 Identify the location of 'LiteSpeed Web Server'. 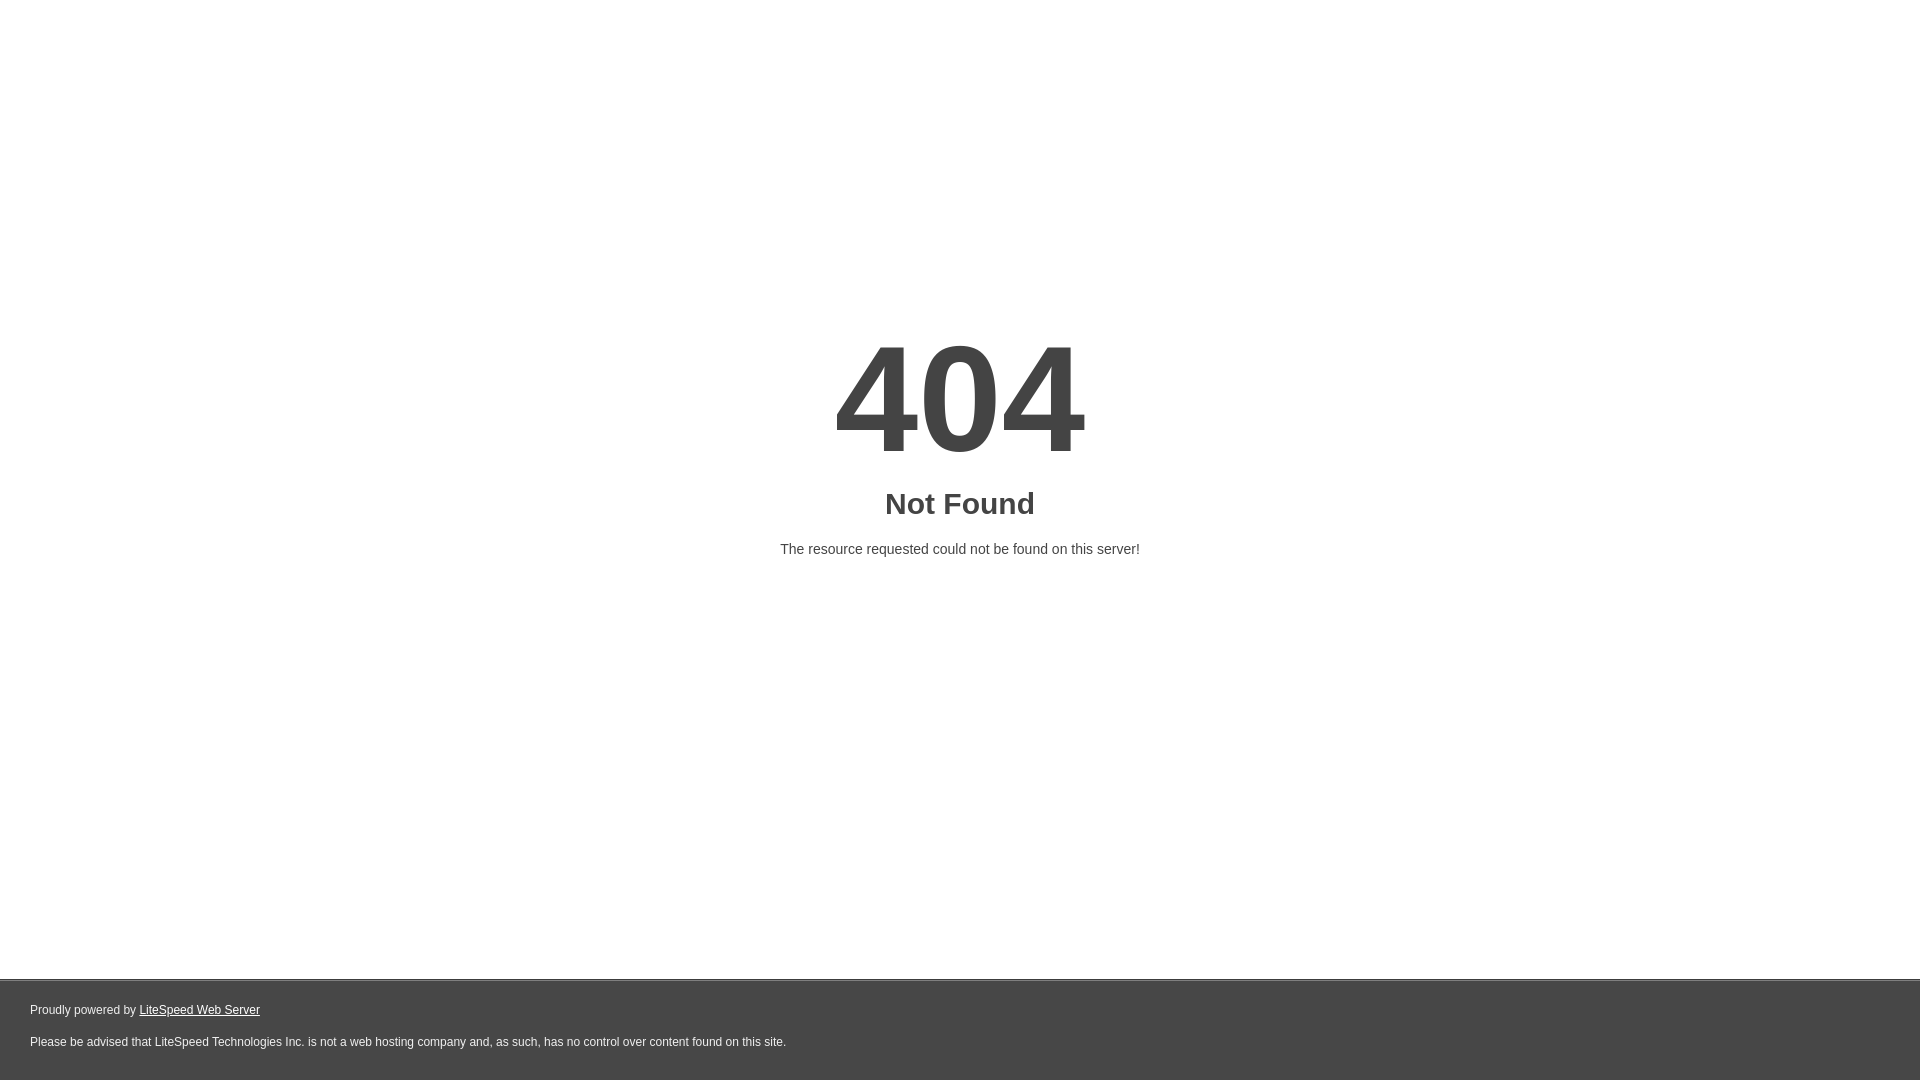
(199, 1010).